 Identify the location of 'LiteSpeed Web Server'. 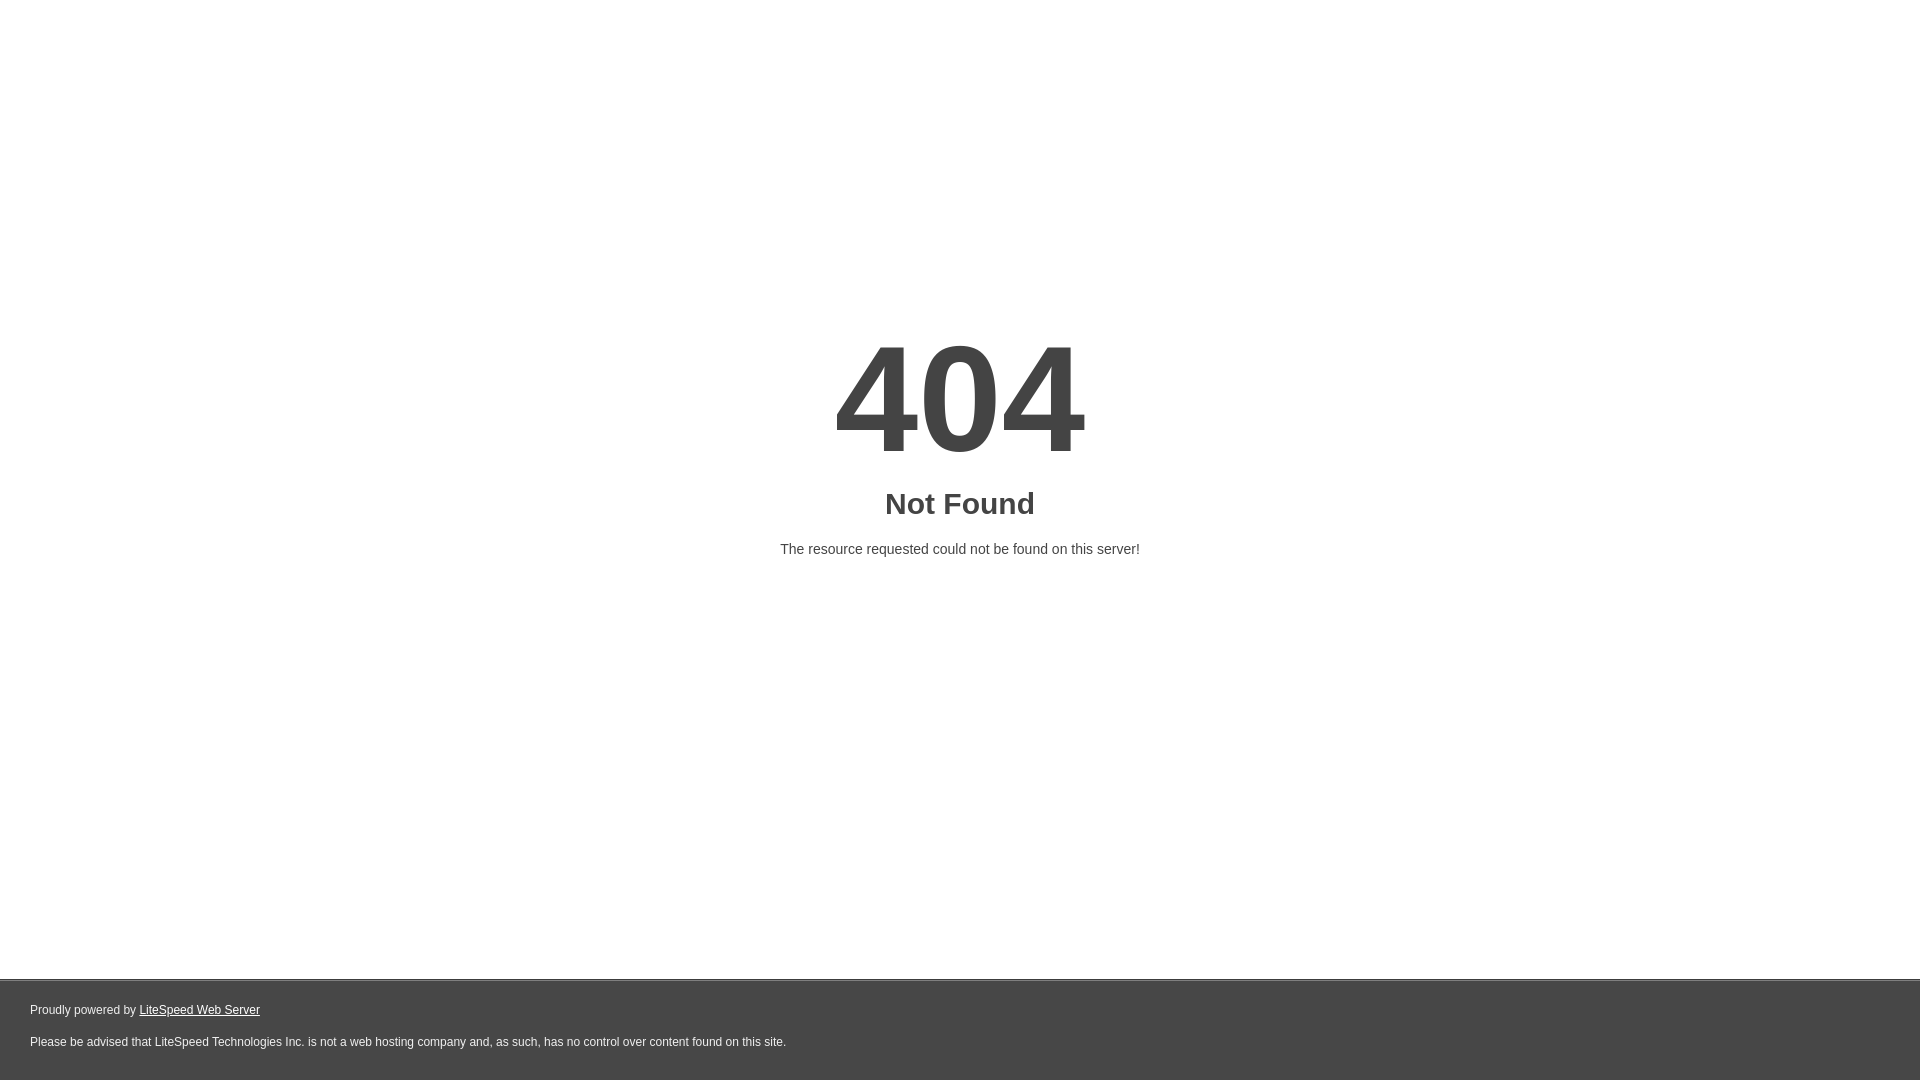
(199, 1010).